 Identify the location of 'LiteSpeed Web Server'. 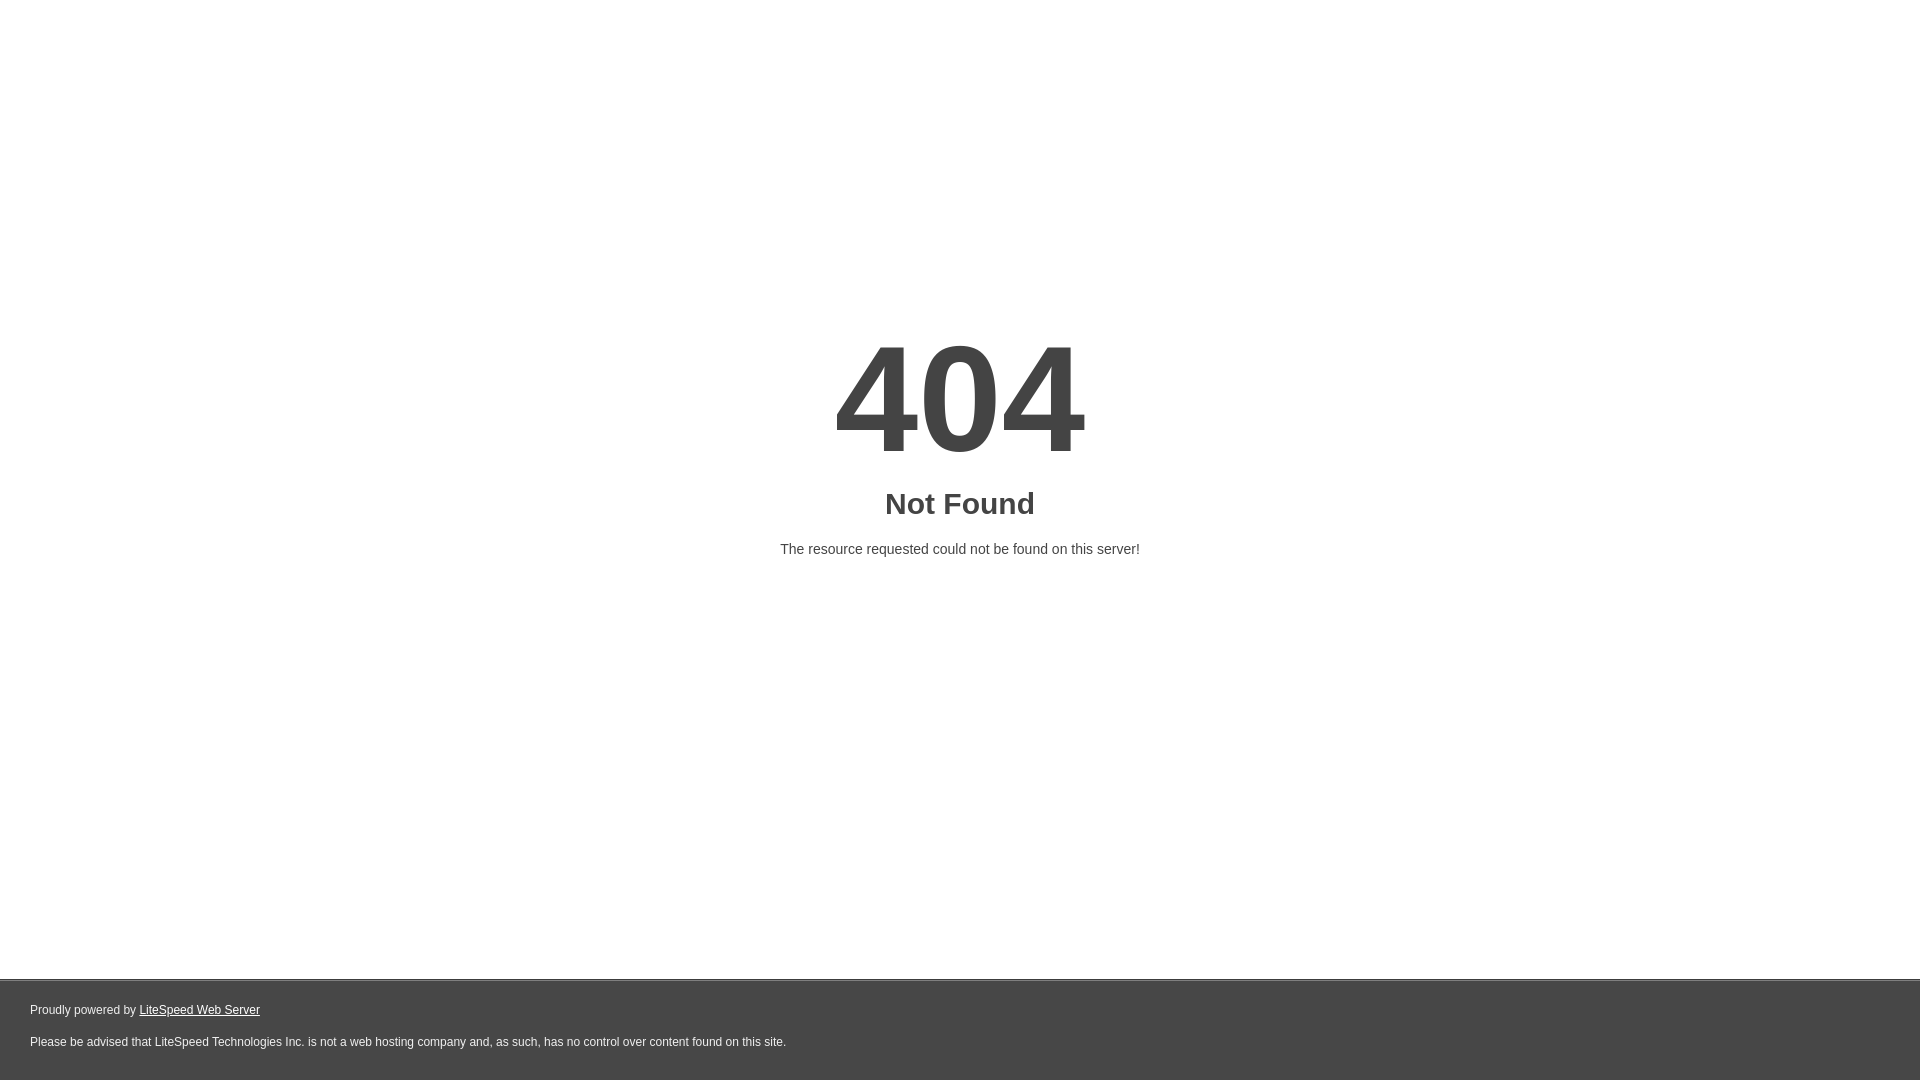
(199, 1010).